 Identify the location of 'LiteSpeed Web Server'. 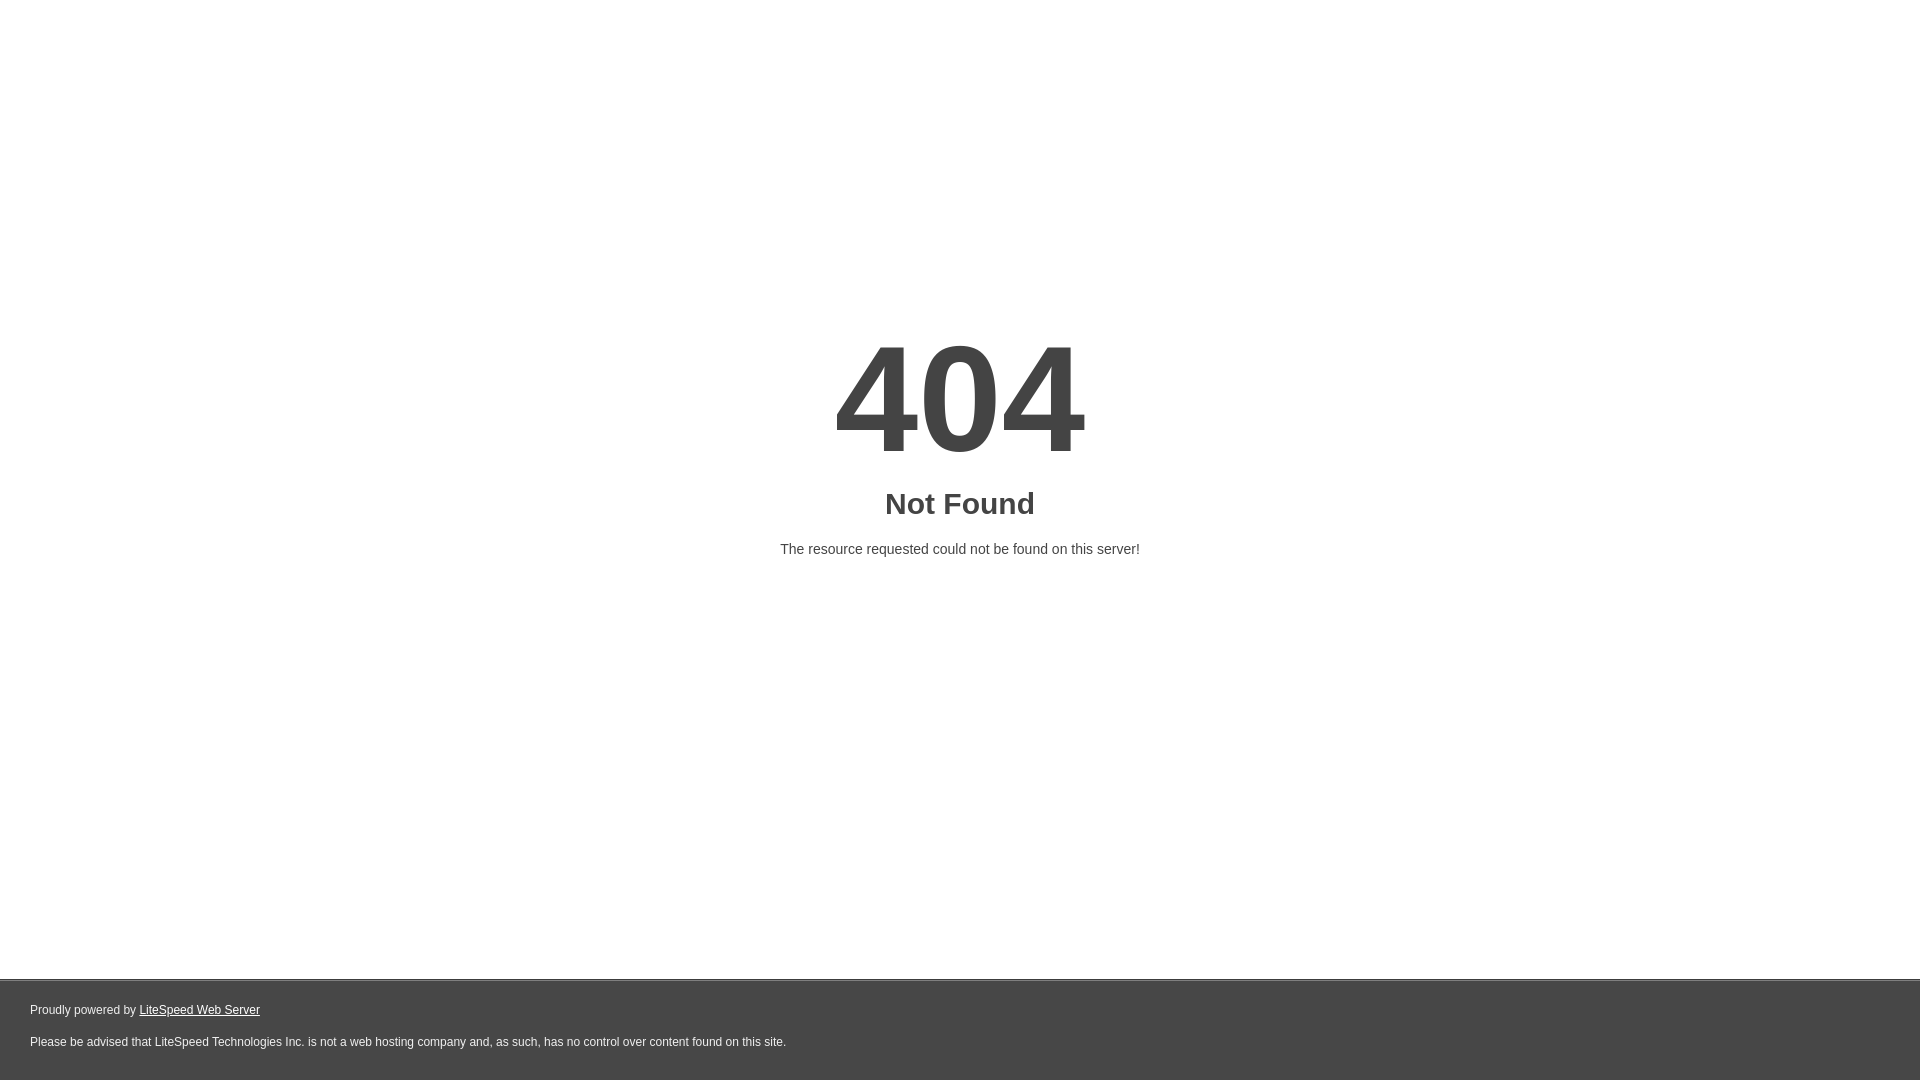
(199, 1010).